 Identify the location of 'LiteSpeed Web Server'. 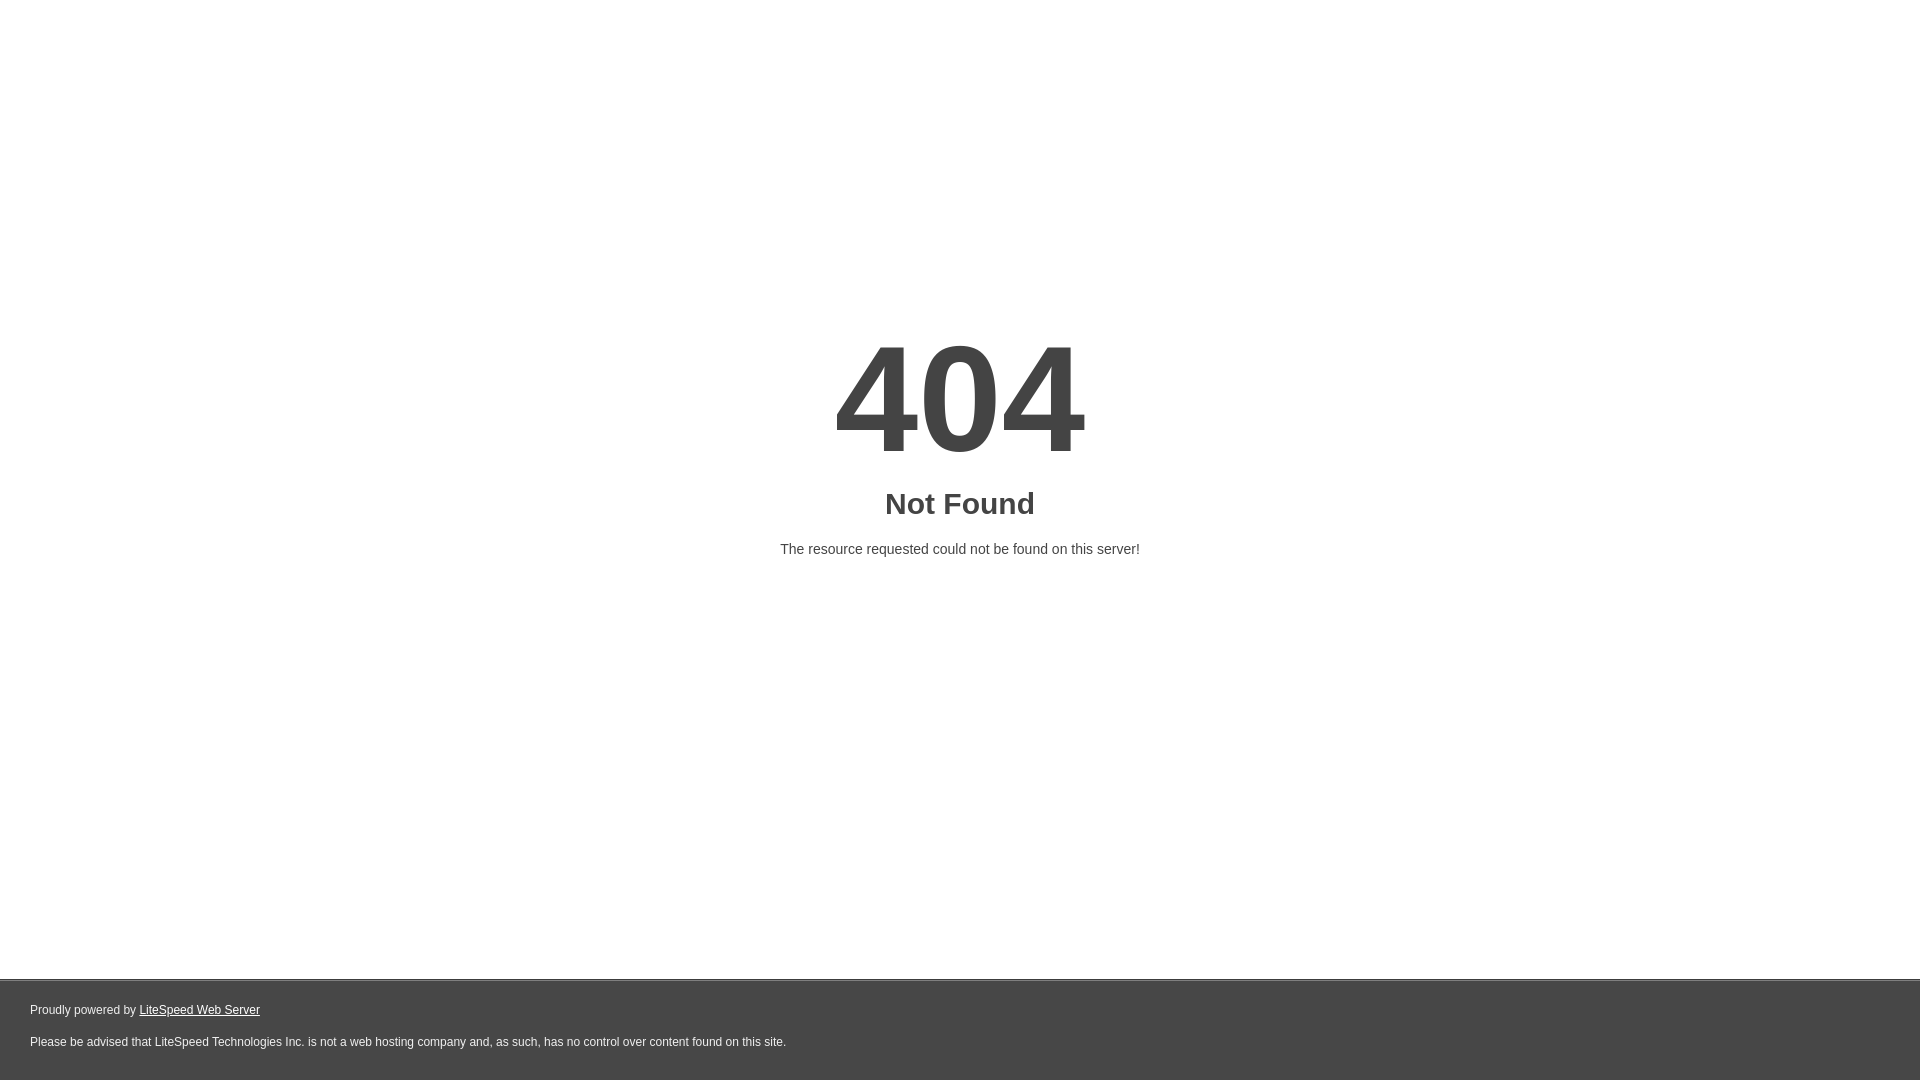
(199, 1010).